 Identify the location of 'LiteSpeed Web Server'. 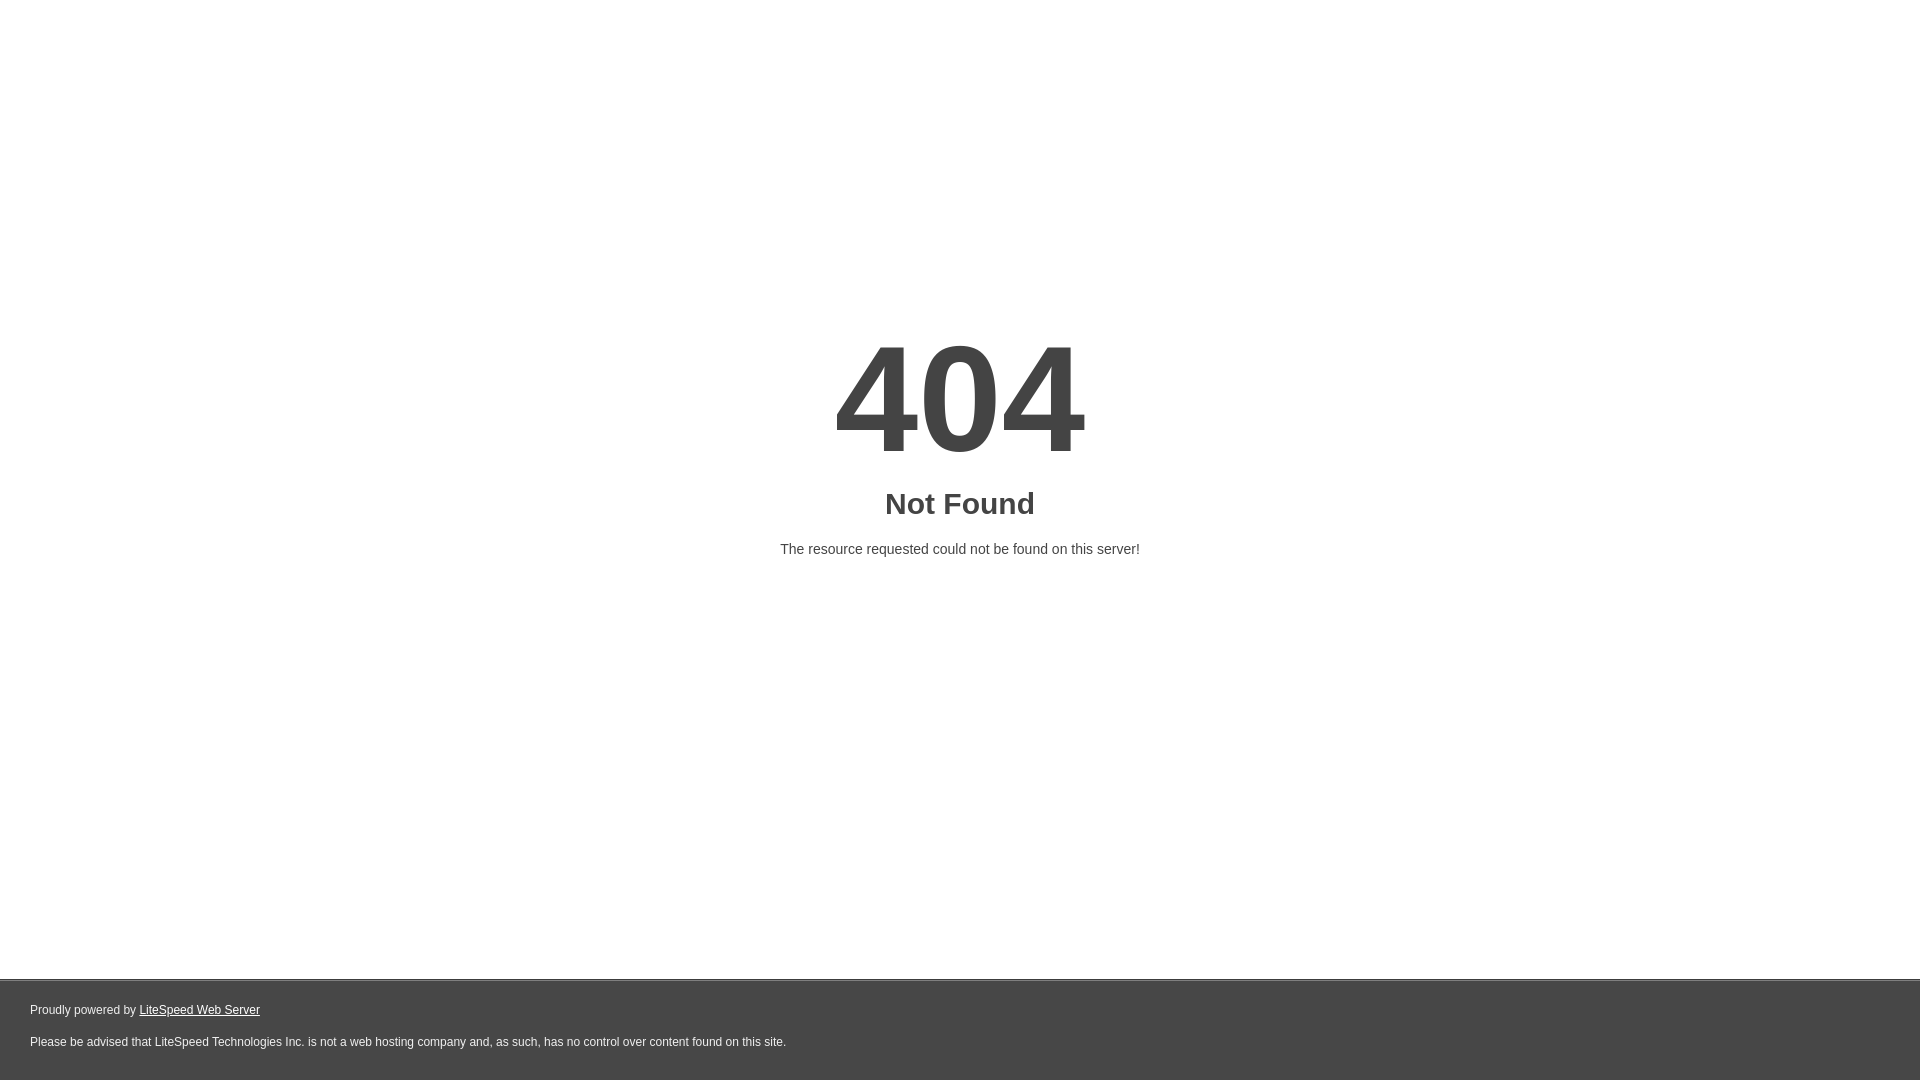
(199, 1010).